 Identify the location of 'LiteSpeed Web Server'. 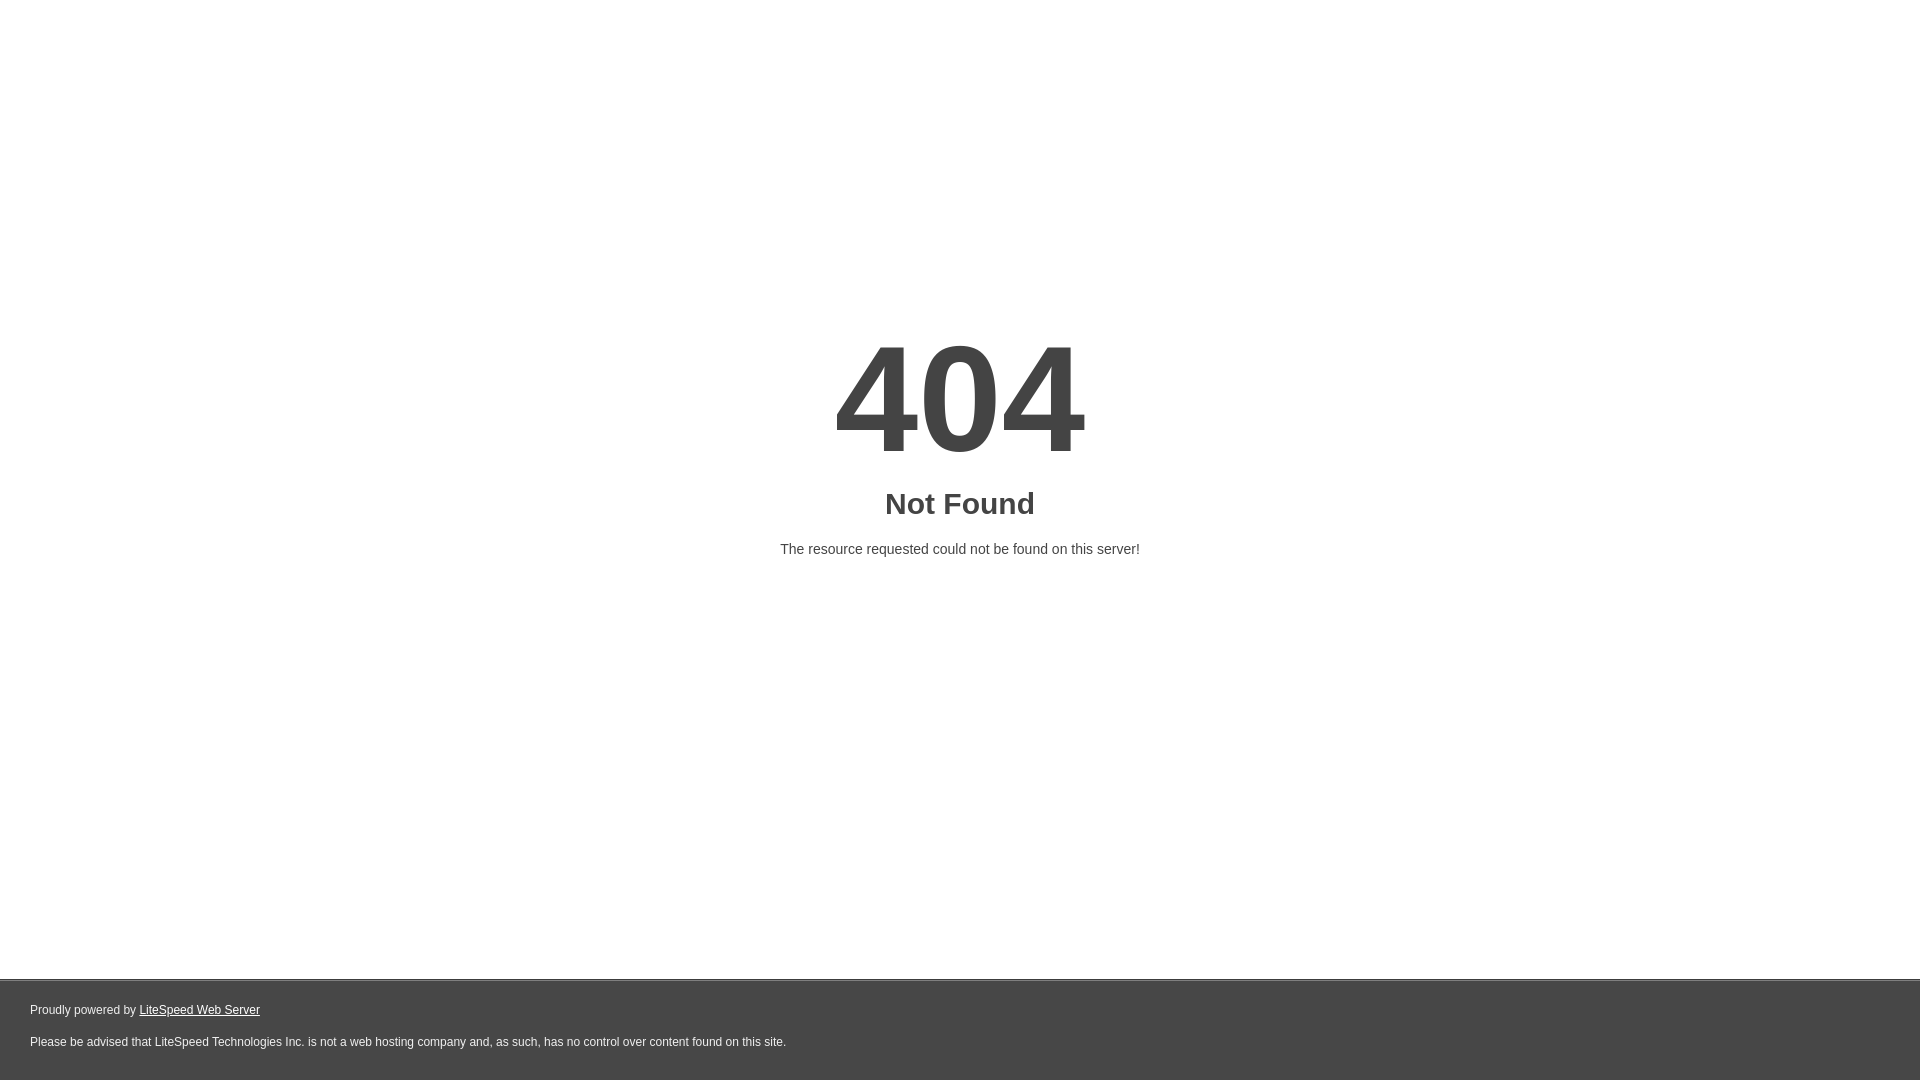
(199, 1010).